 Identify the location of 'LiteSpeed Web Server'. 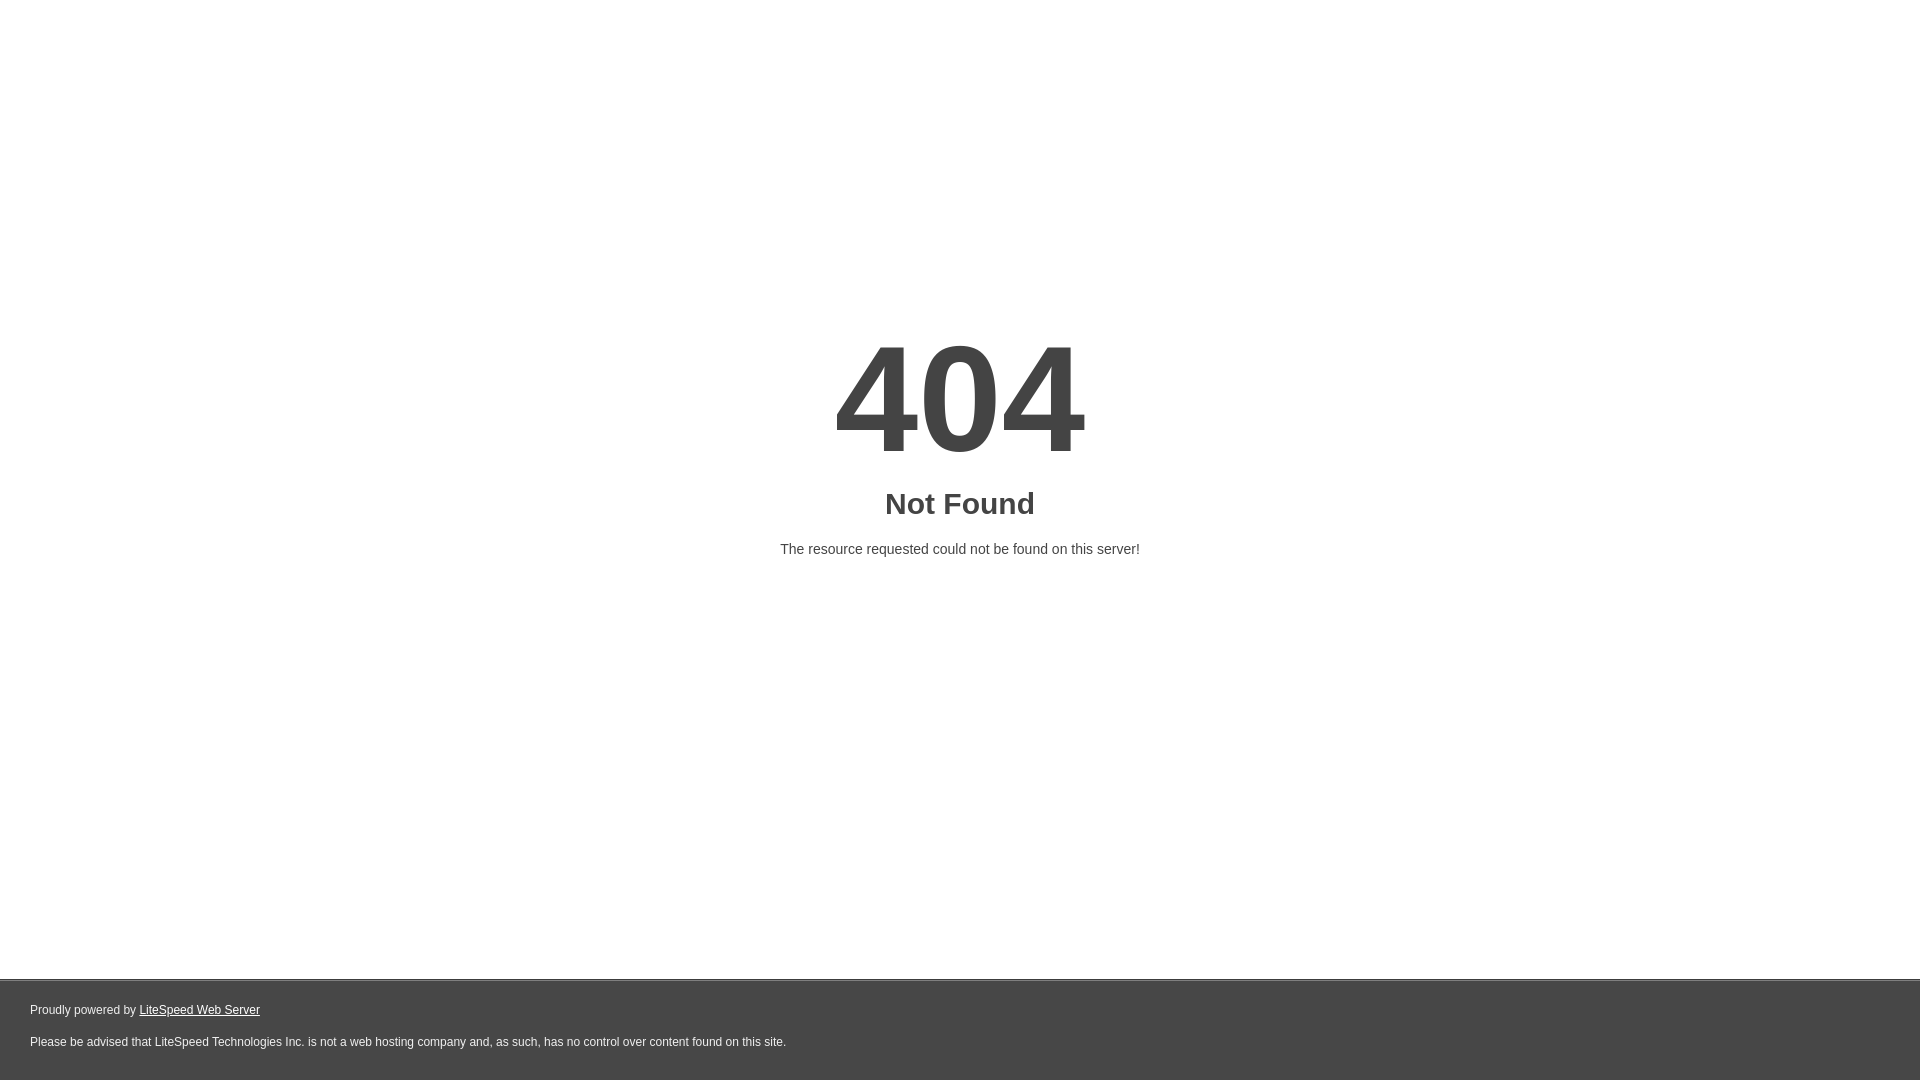
(199, 1010).